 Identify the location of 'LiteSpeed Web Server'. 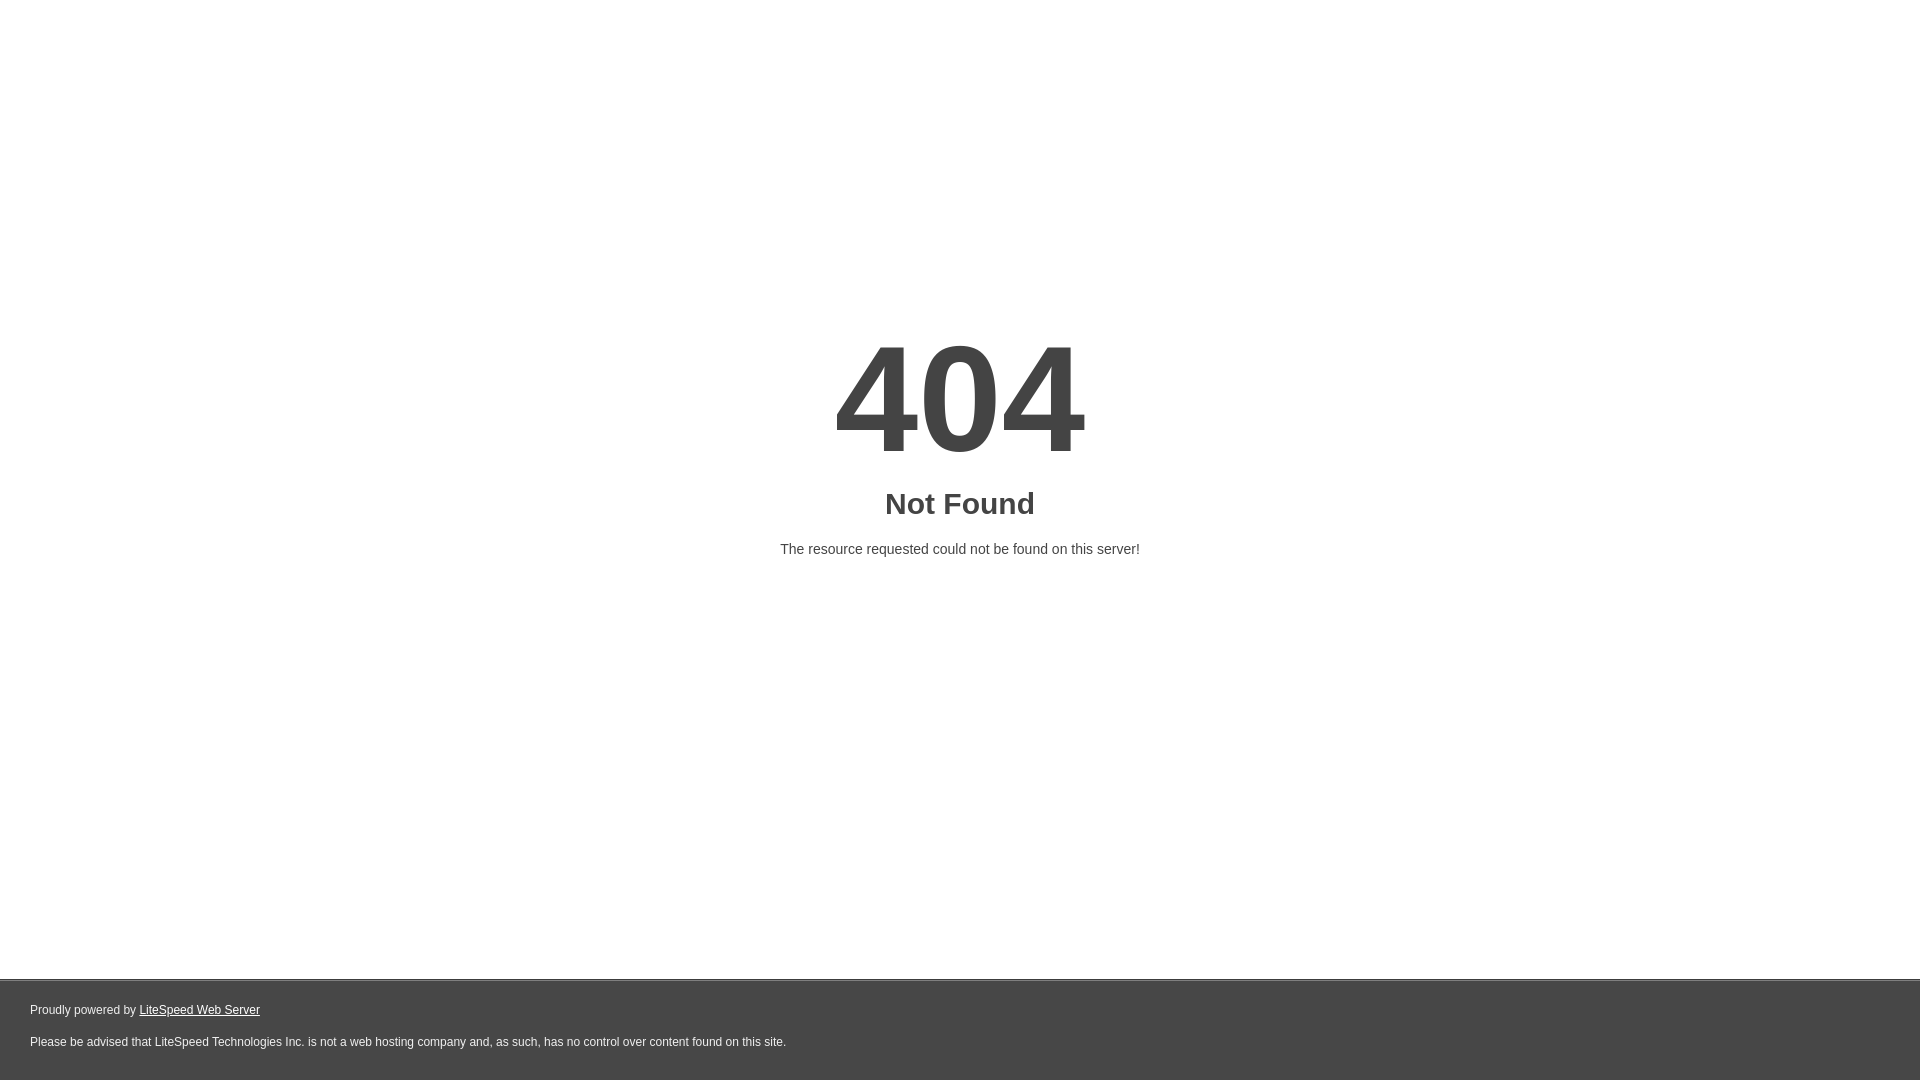
(199, 1010).